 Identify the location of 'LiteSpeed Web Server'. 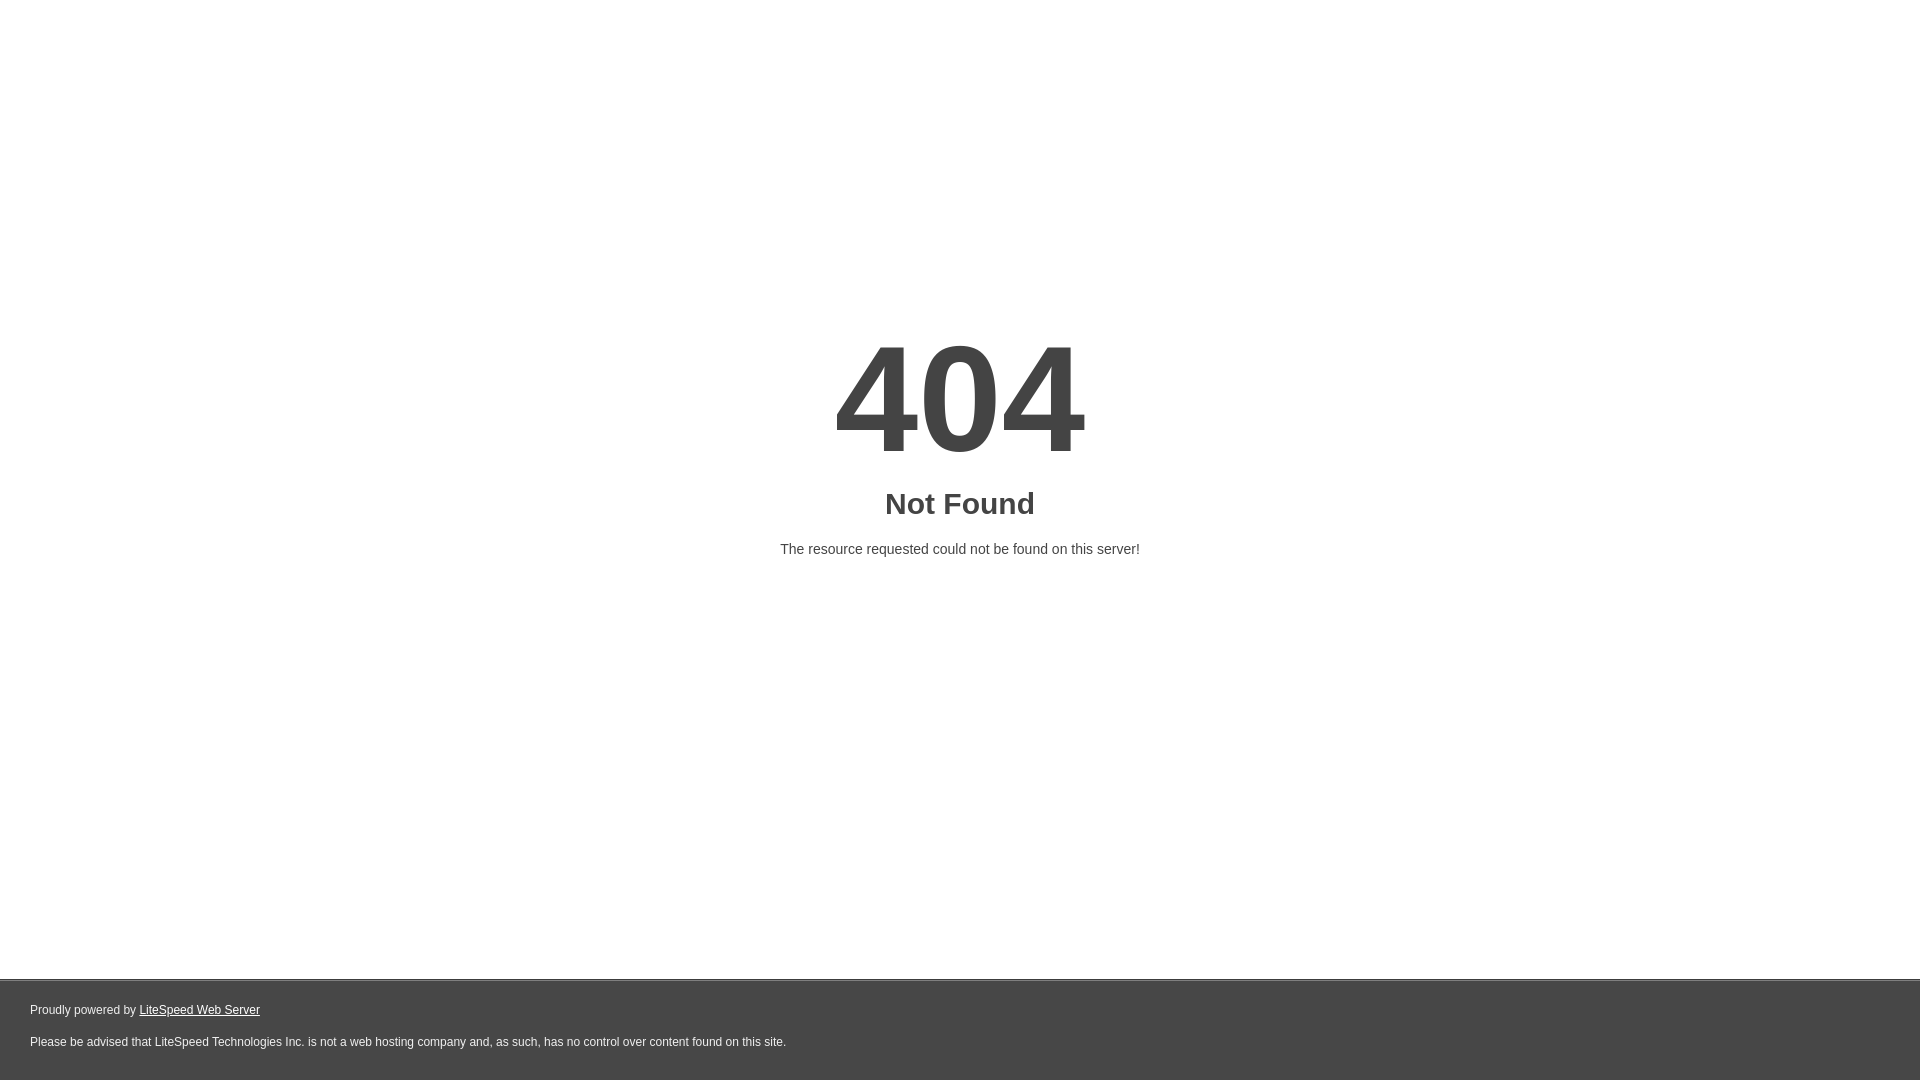
(199, 1010).